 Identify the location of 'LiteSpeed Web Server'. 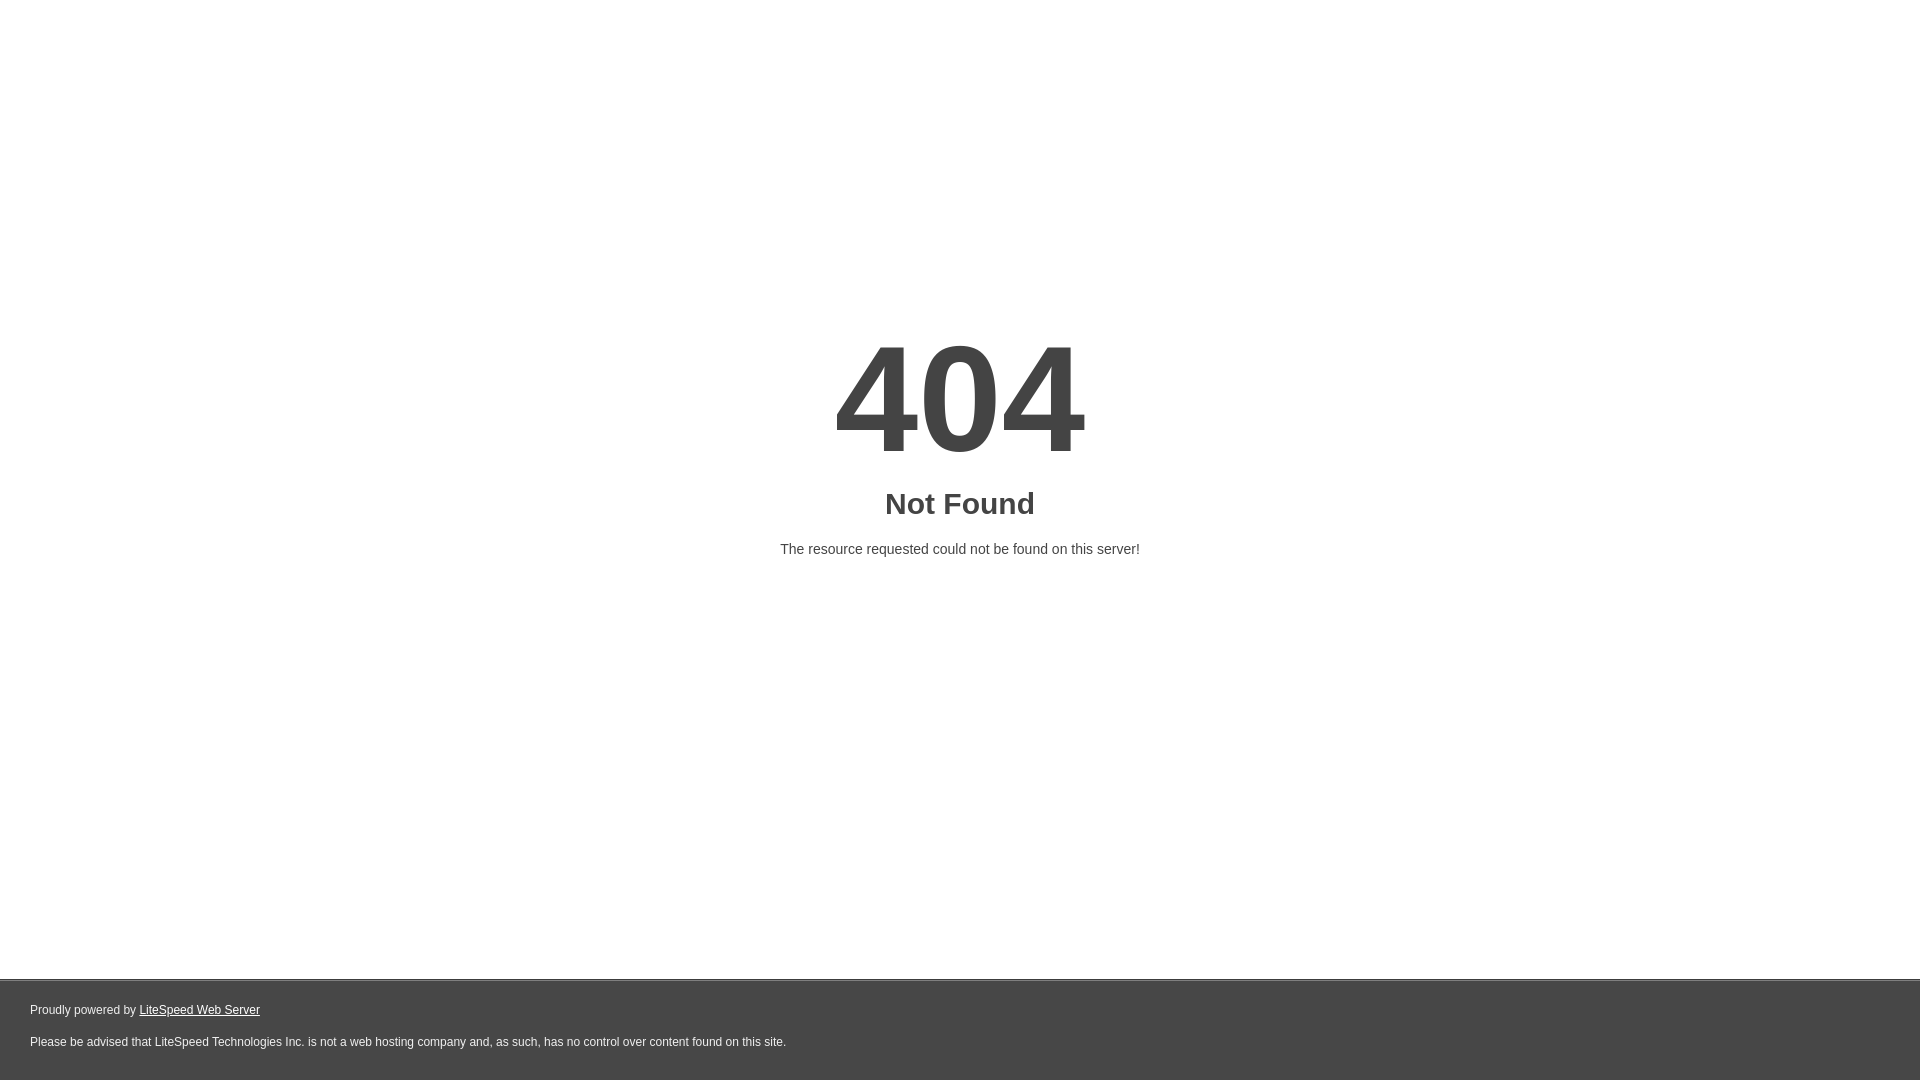
(199, 1010).